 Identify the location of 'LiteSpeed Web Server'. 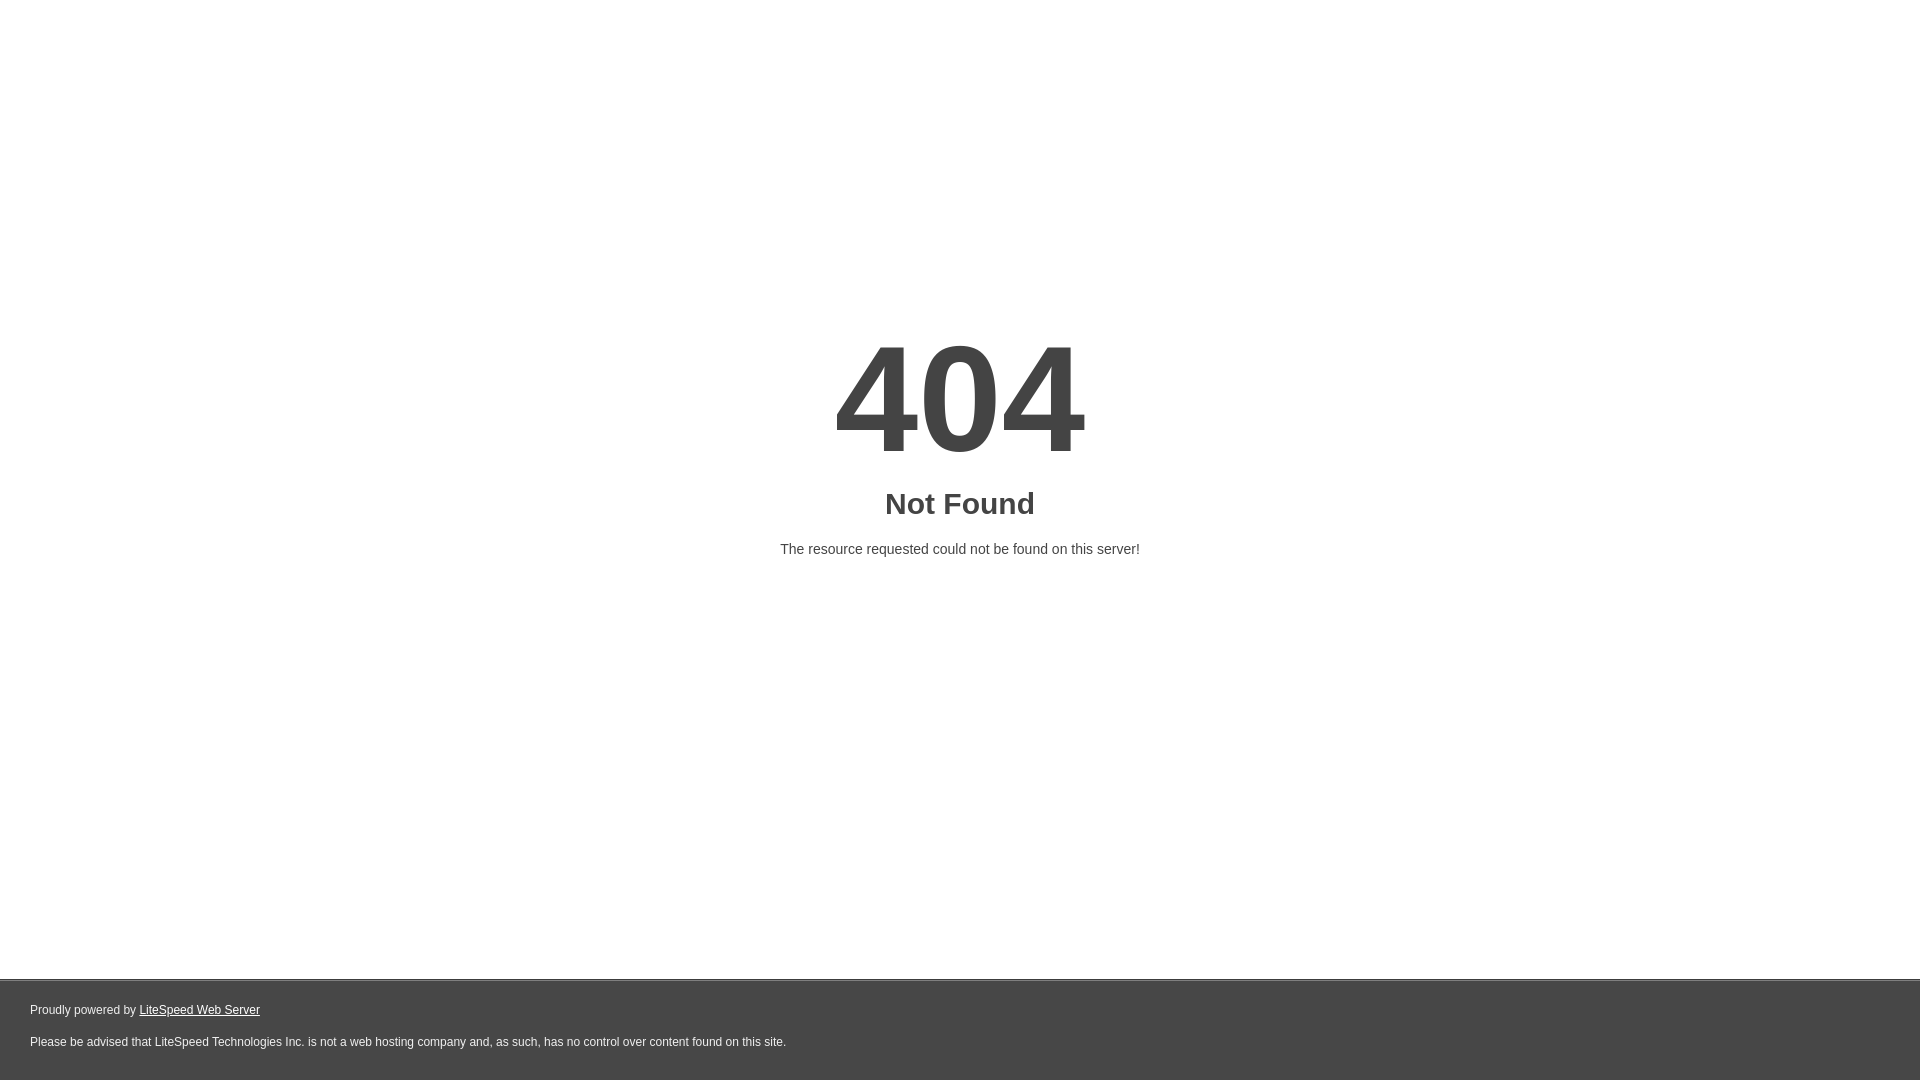
(199, 1010).